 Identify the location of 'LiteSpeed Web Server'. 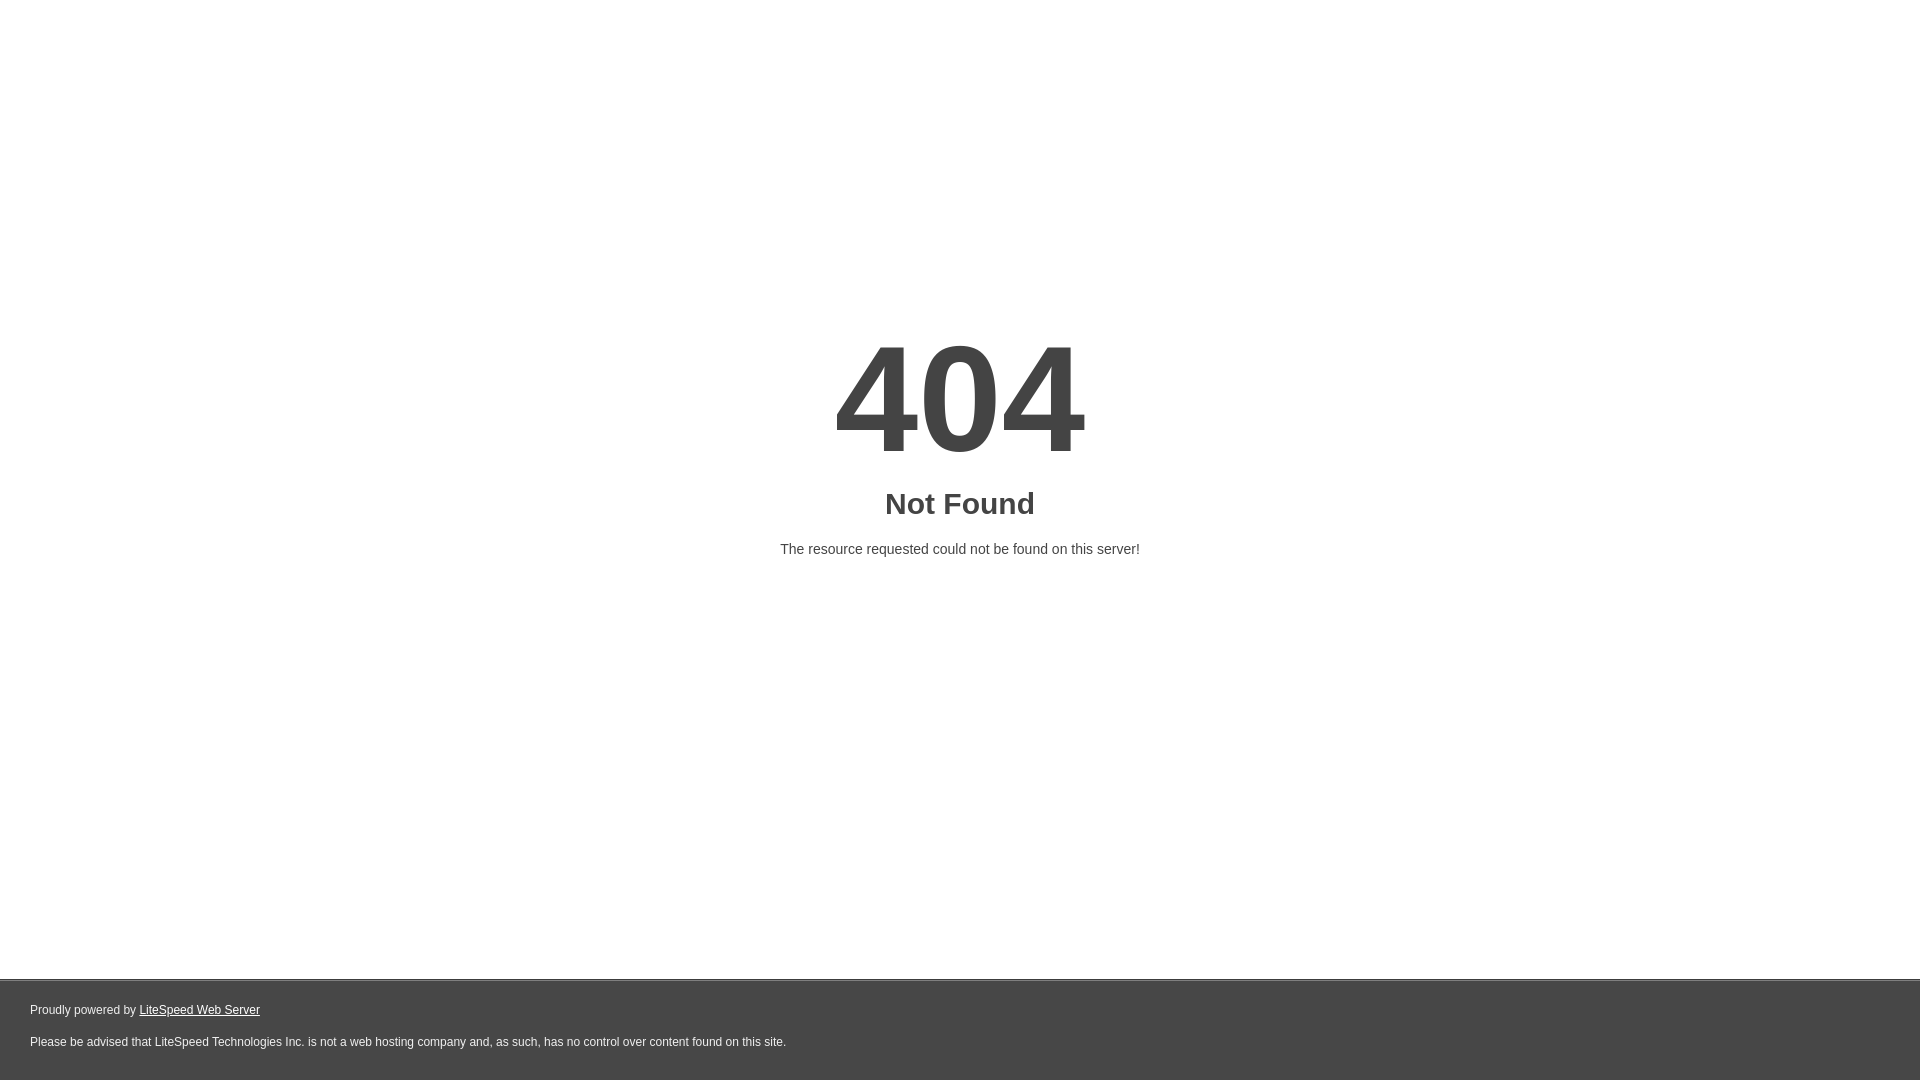
(199, 1010).